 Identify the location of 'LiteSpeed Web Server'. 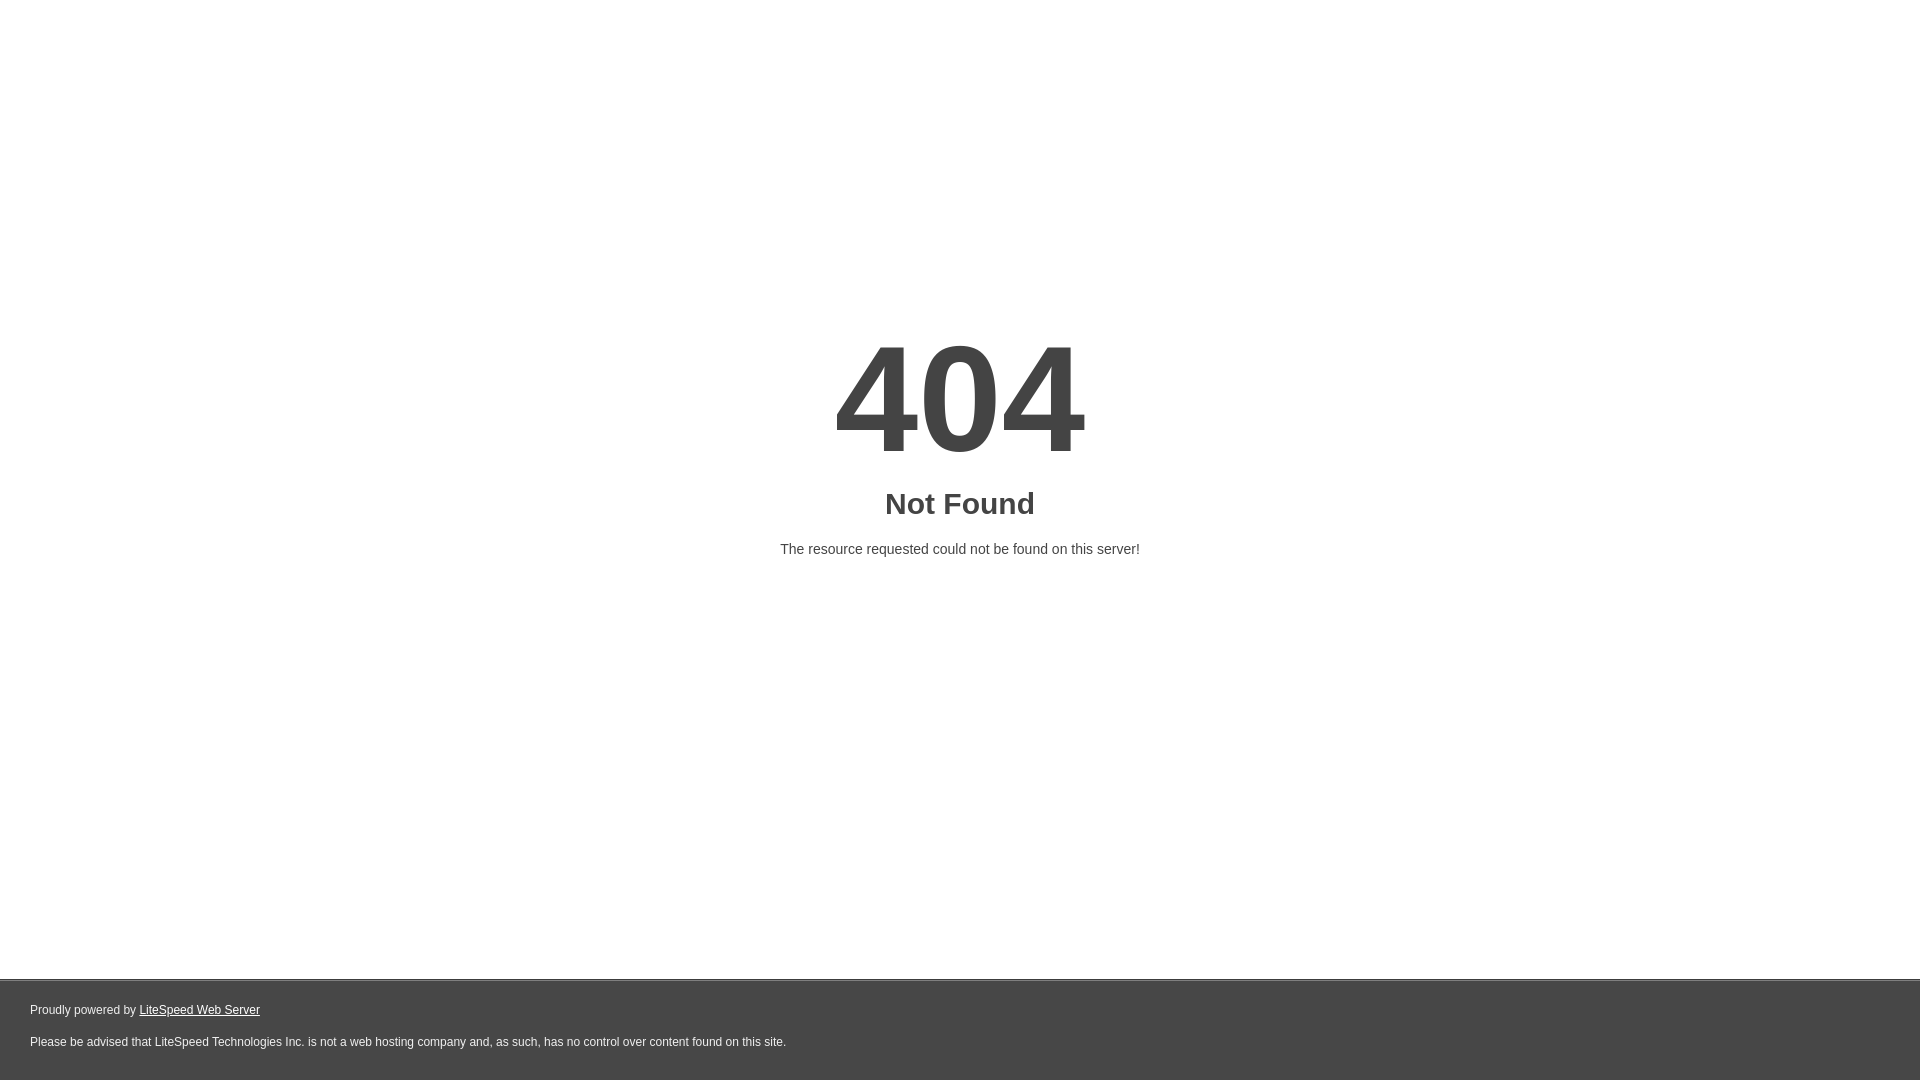
(199, 1010).